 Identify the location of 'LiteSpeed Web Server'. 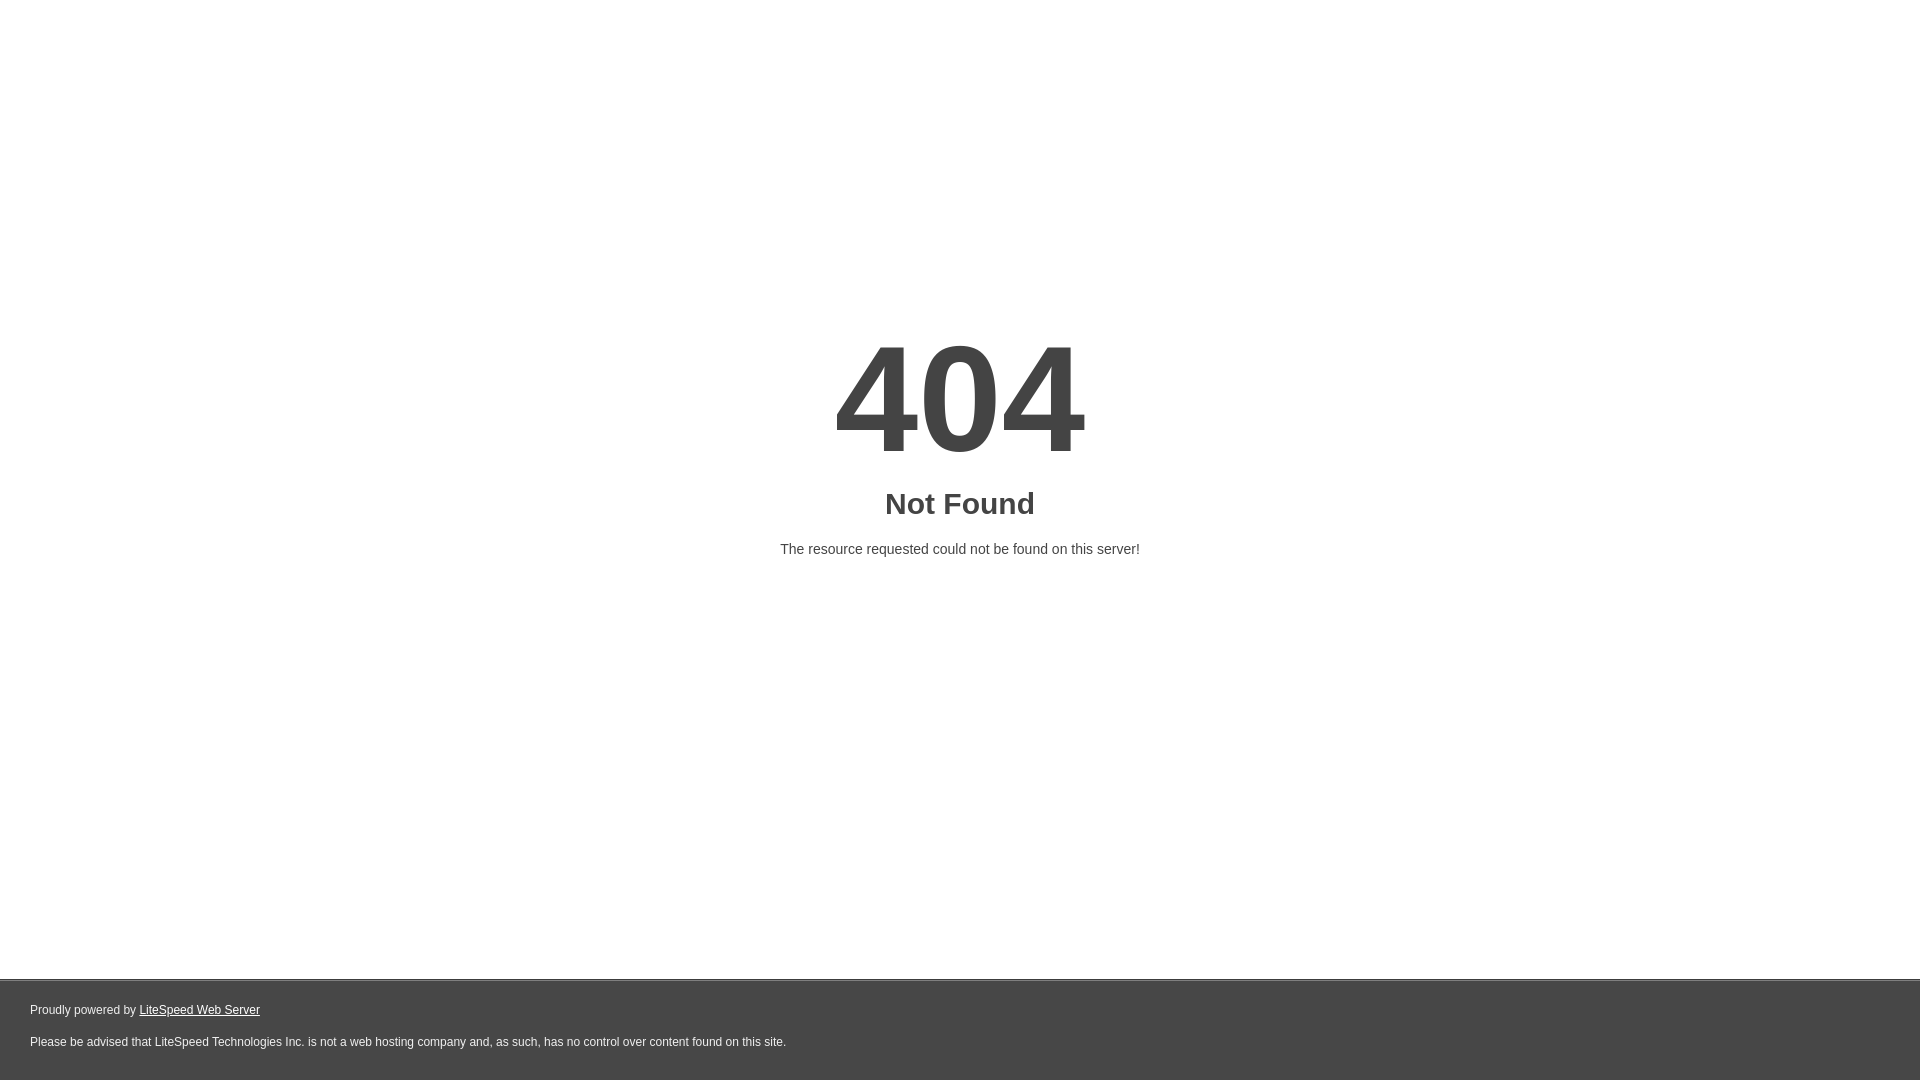
(199, 1010).